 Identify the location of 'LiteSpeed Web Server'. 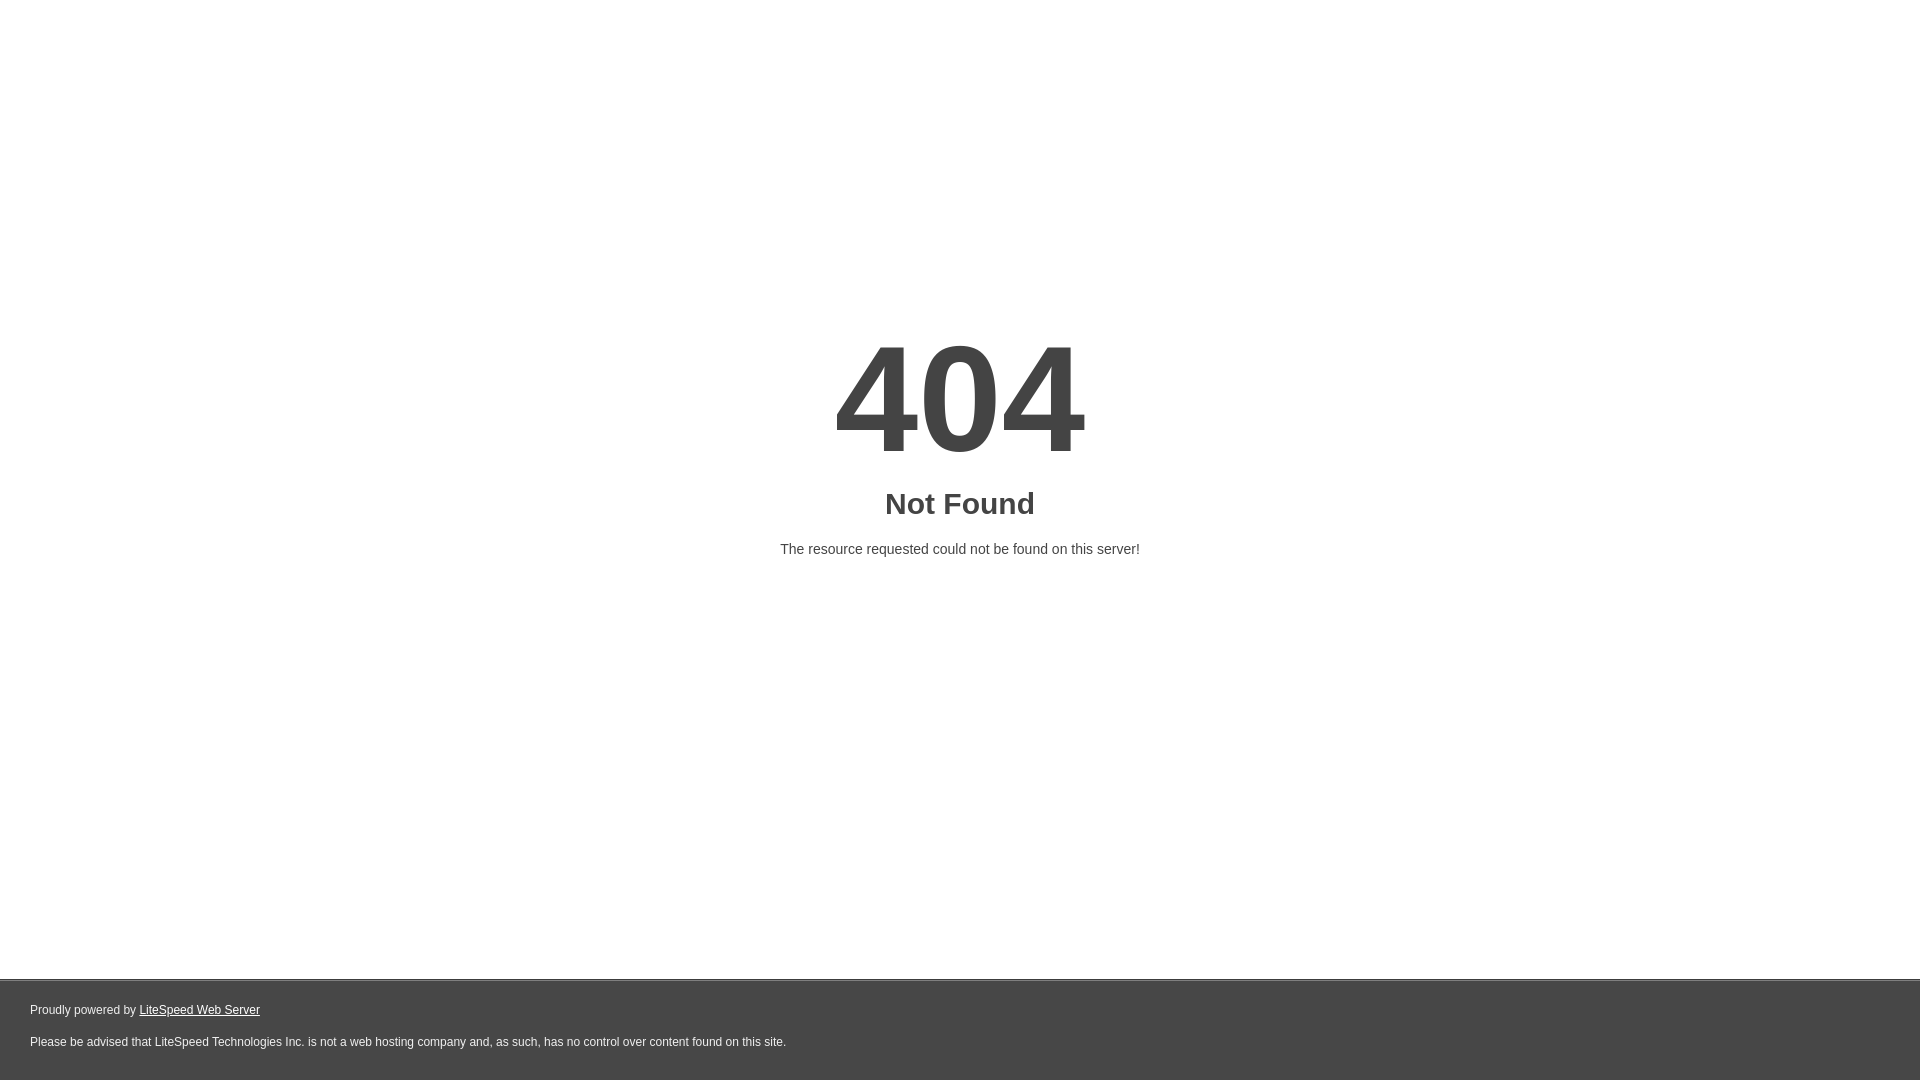
(199, 1010).